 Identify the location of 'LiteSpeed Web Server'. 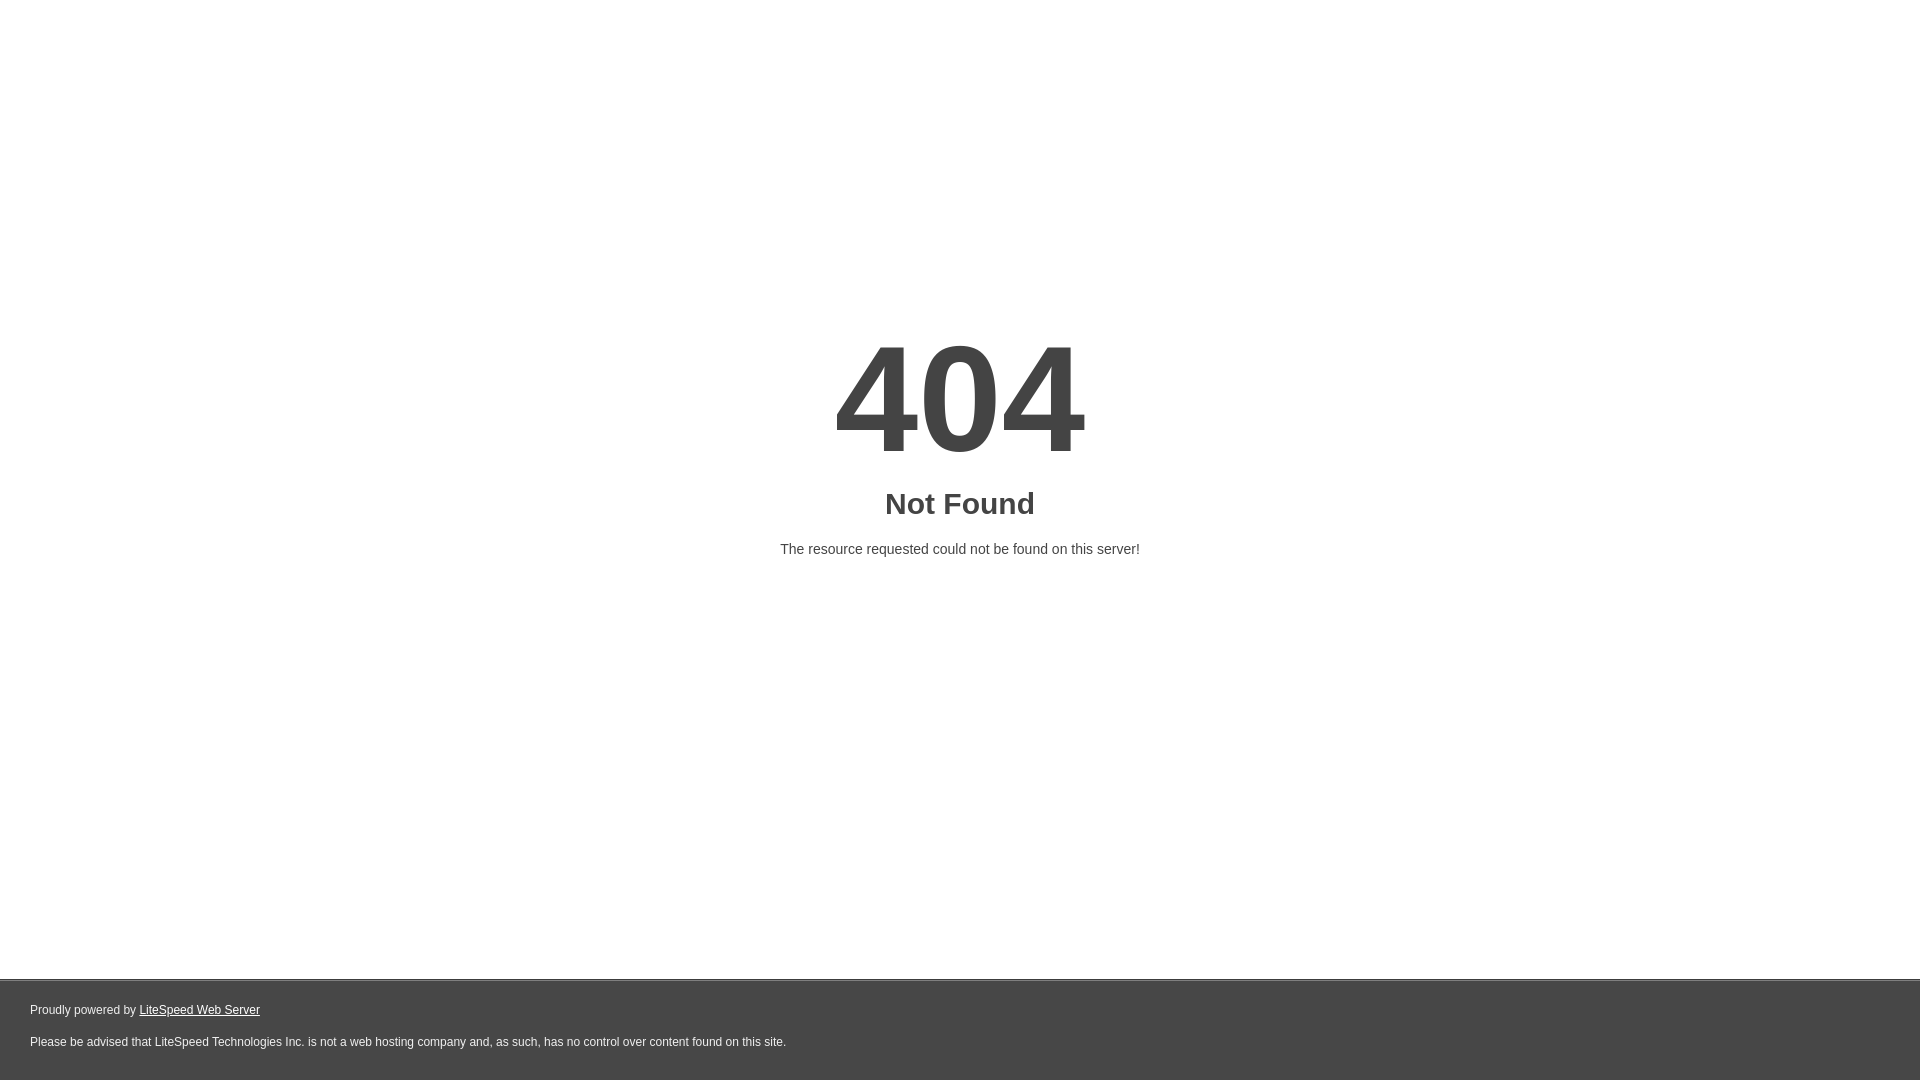
(199, 1010).